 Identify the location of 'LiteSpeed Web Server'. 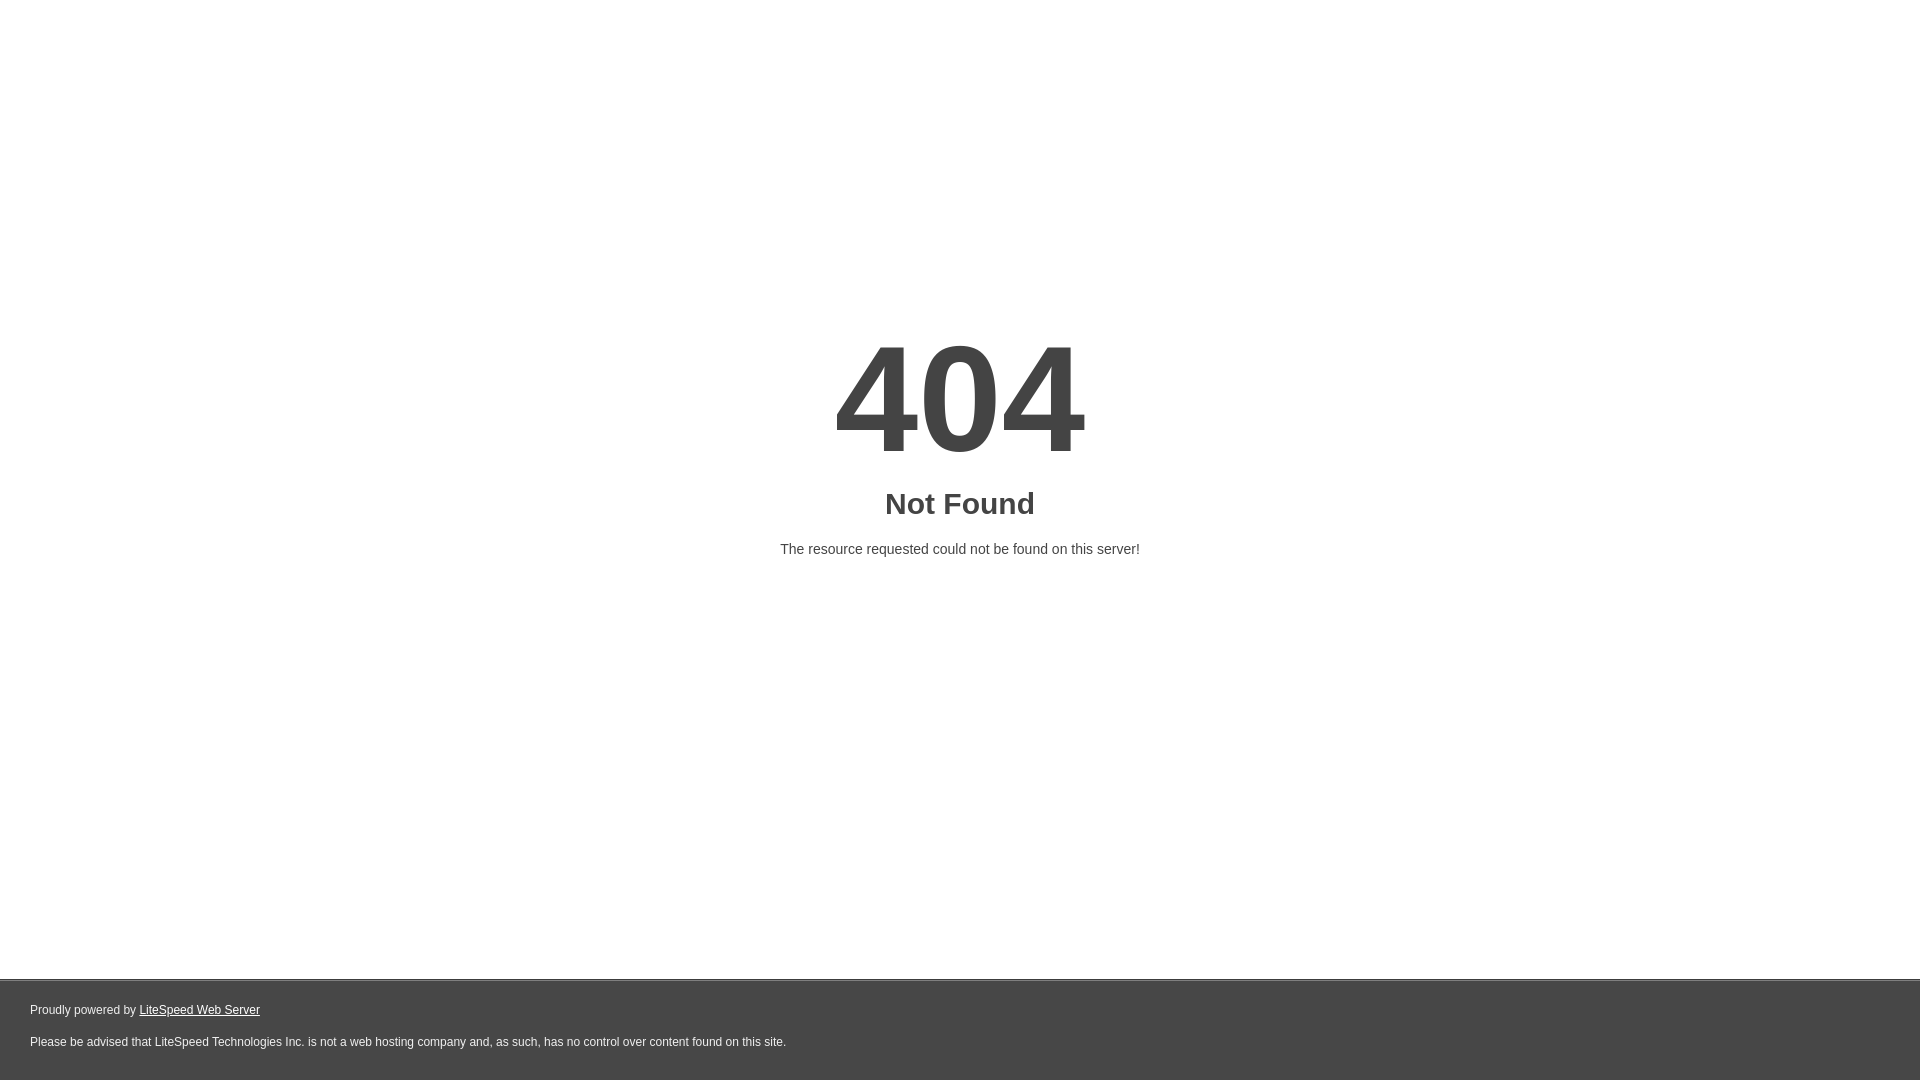
(199, 1010).